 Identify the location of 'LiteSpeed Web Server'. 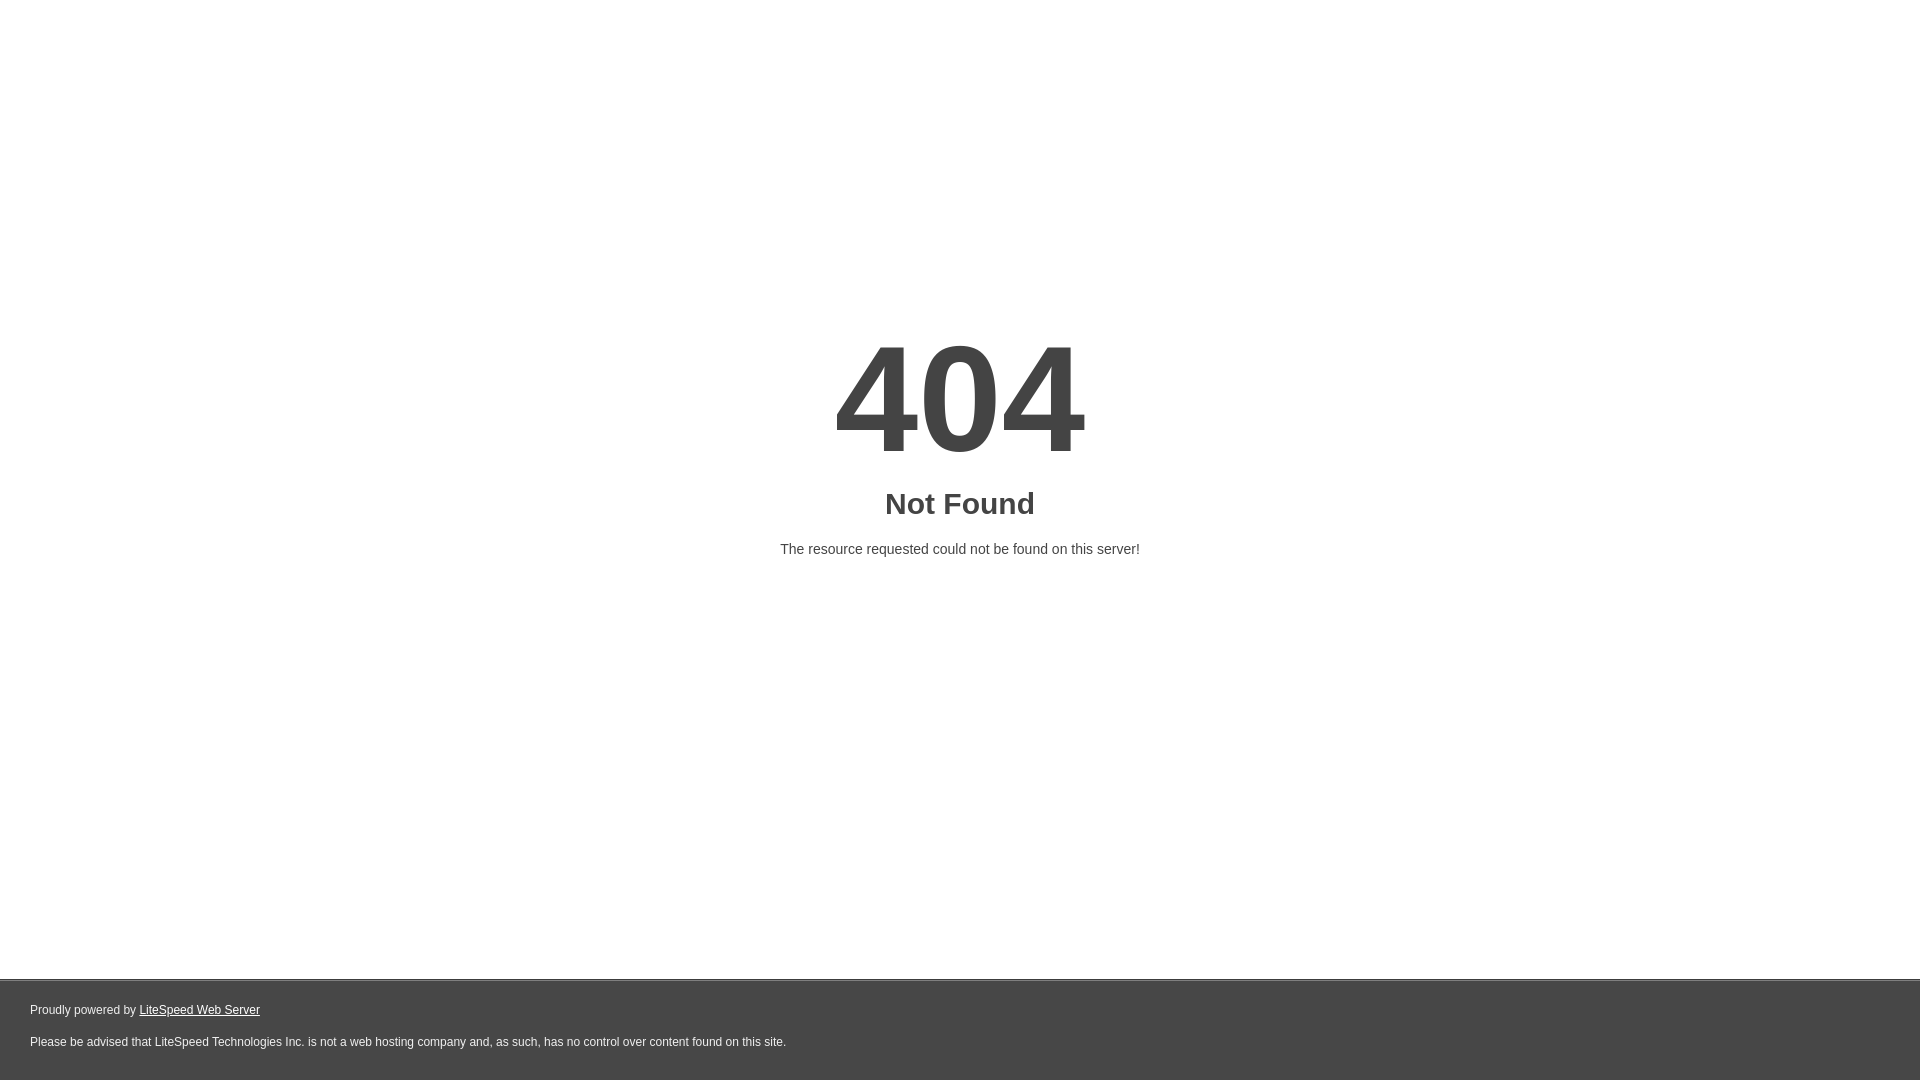
(199, 1010).